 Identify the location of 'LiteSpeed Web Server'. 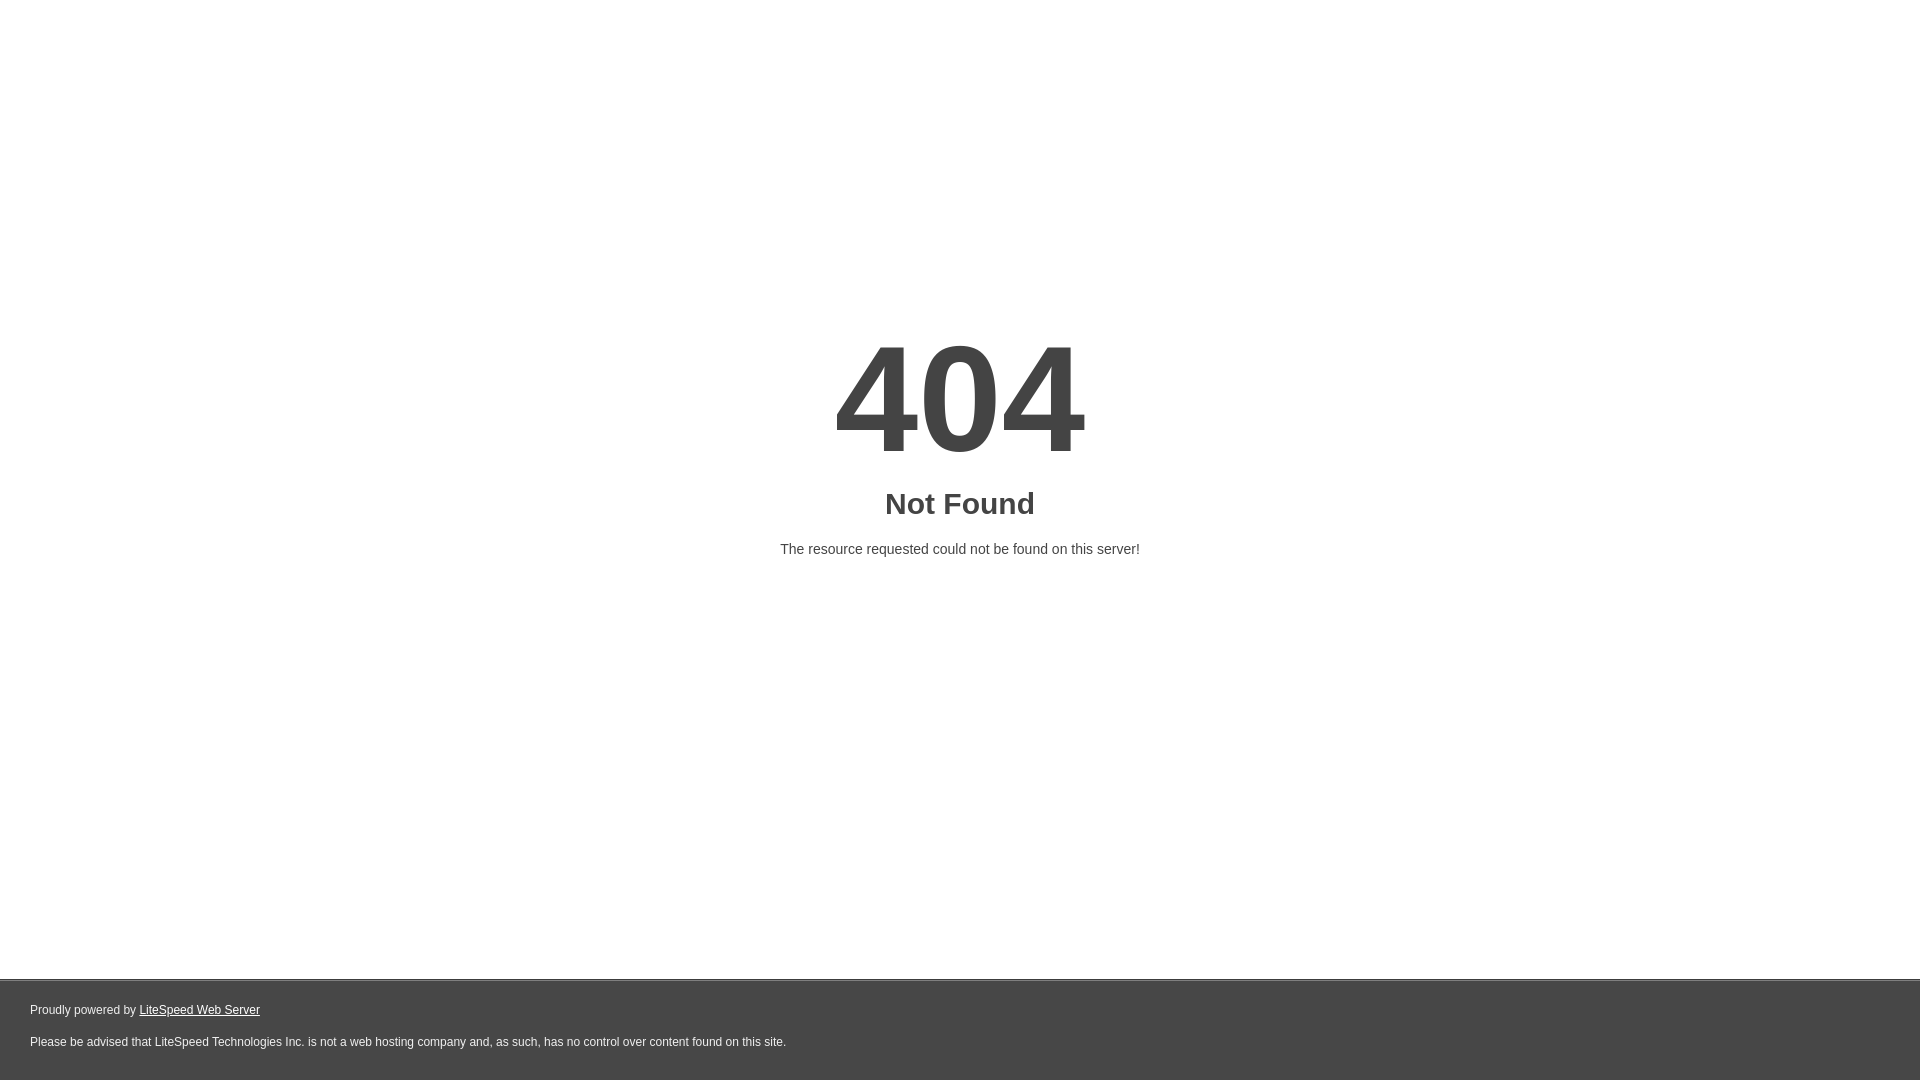
(199, 1010).